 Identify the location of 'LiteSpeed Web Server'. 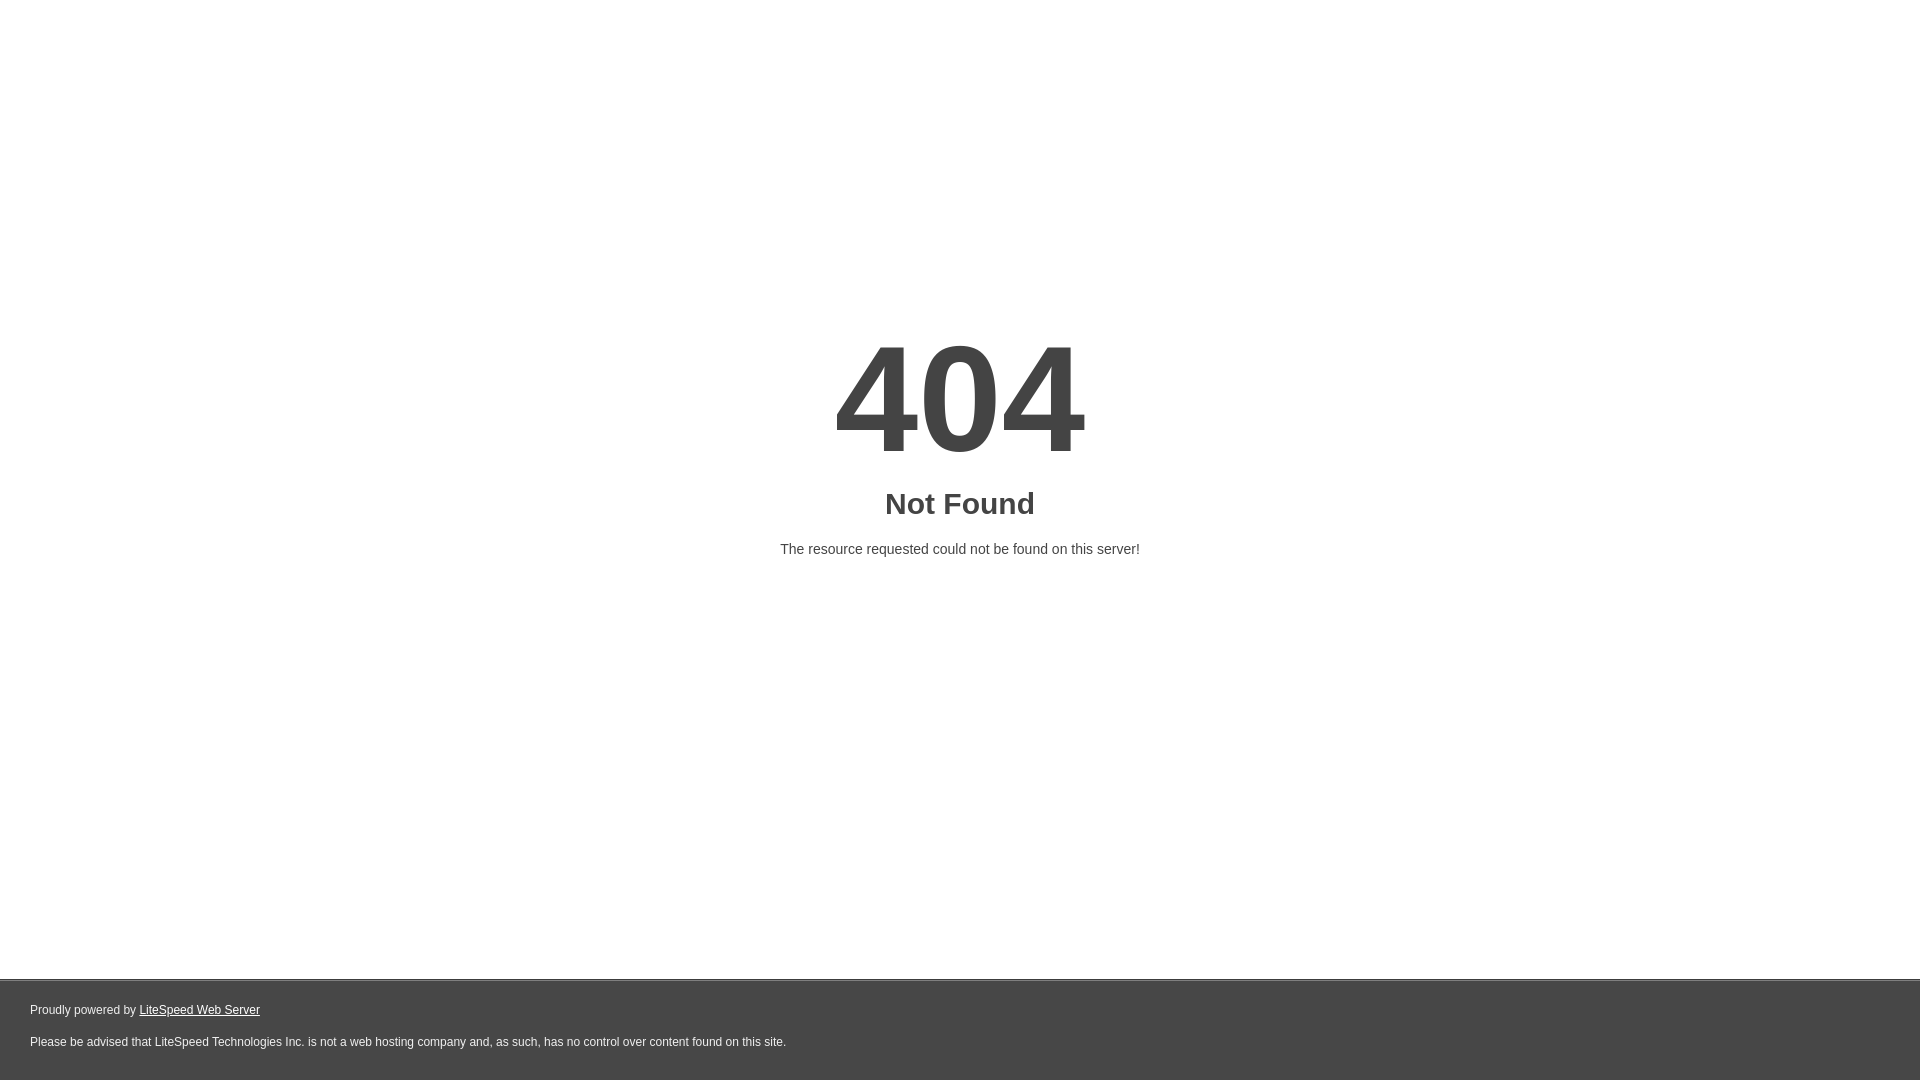
(199, 1010).